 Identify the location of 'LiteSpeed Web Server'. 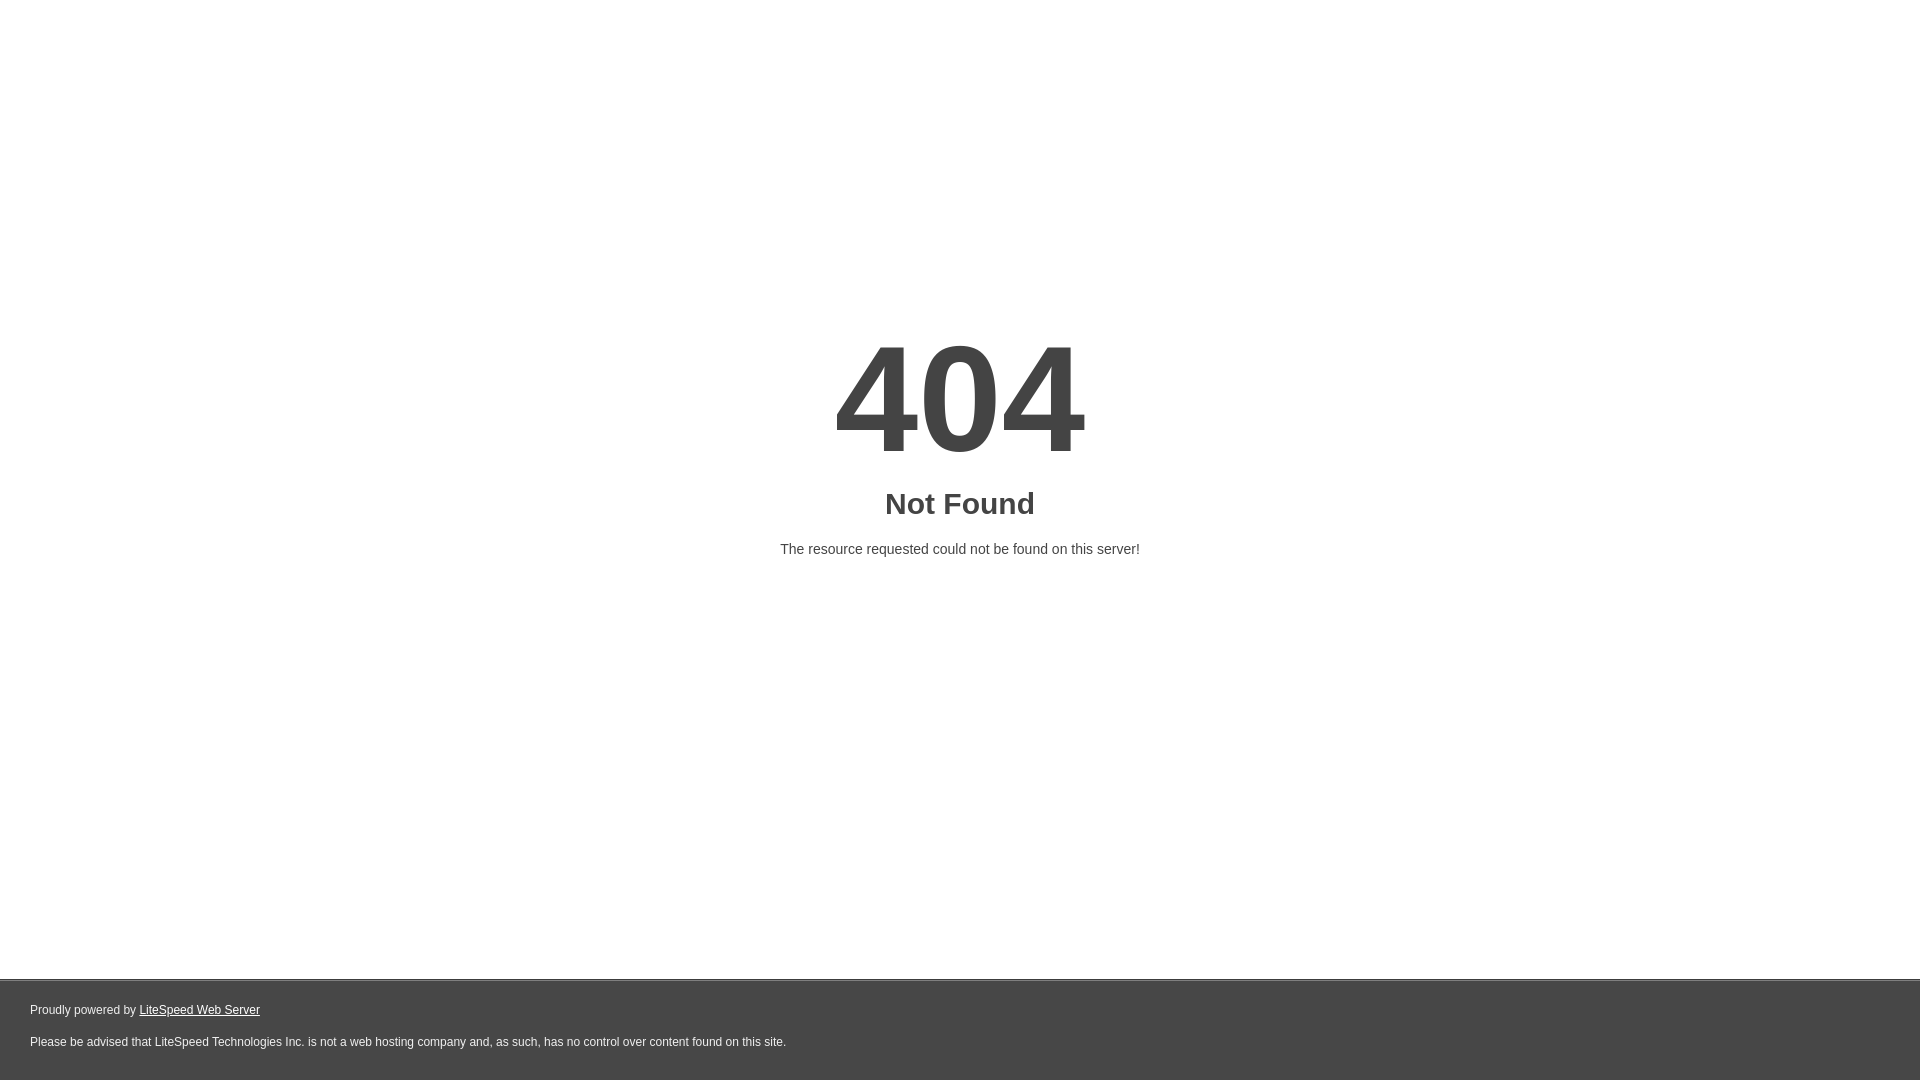
(199, 1010).